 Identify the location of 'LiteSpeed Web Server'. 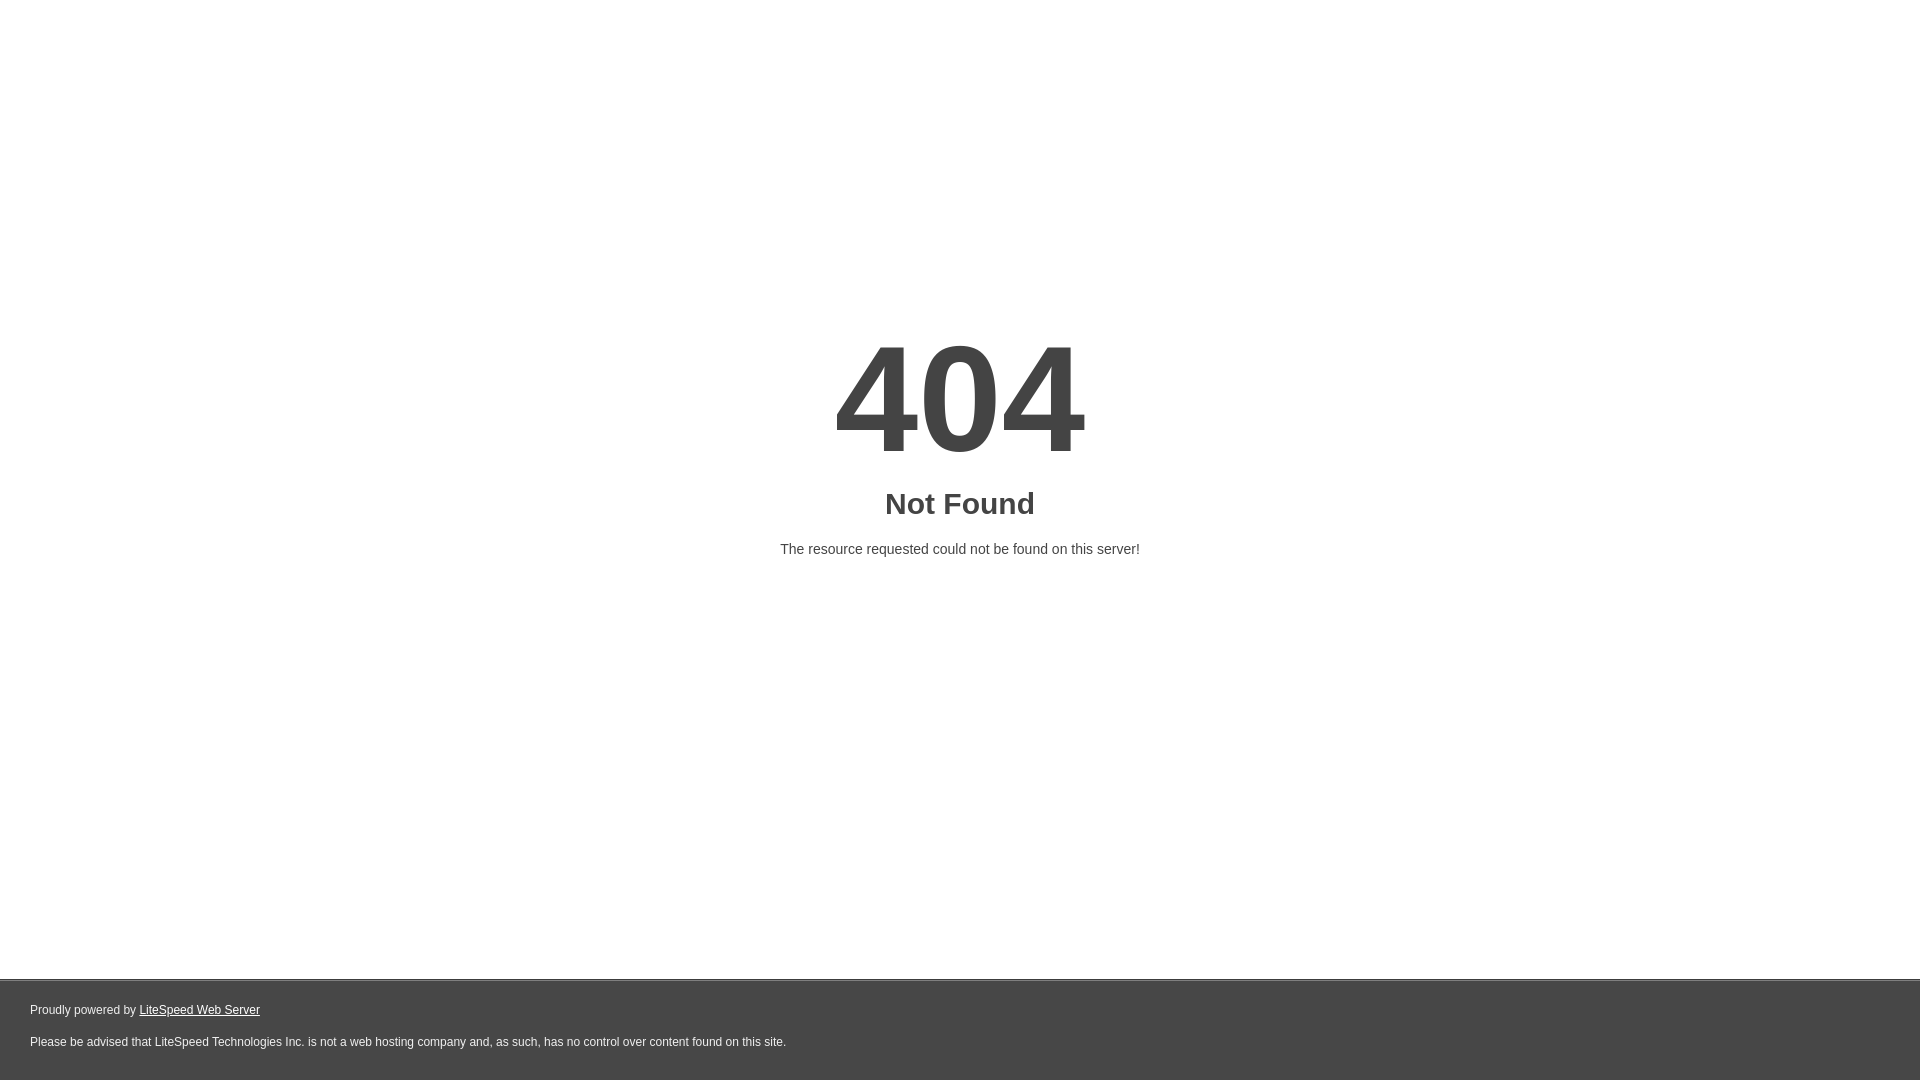
(199, 1010).